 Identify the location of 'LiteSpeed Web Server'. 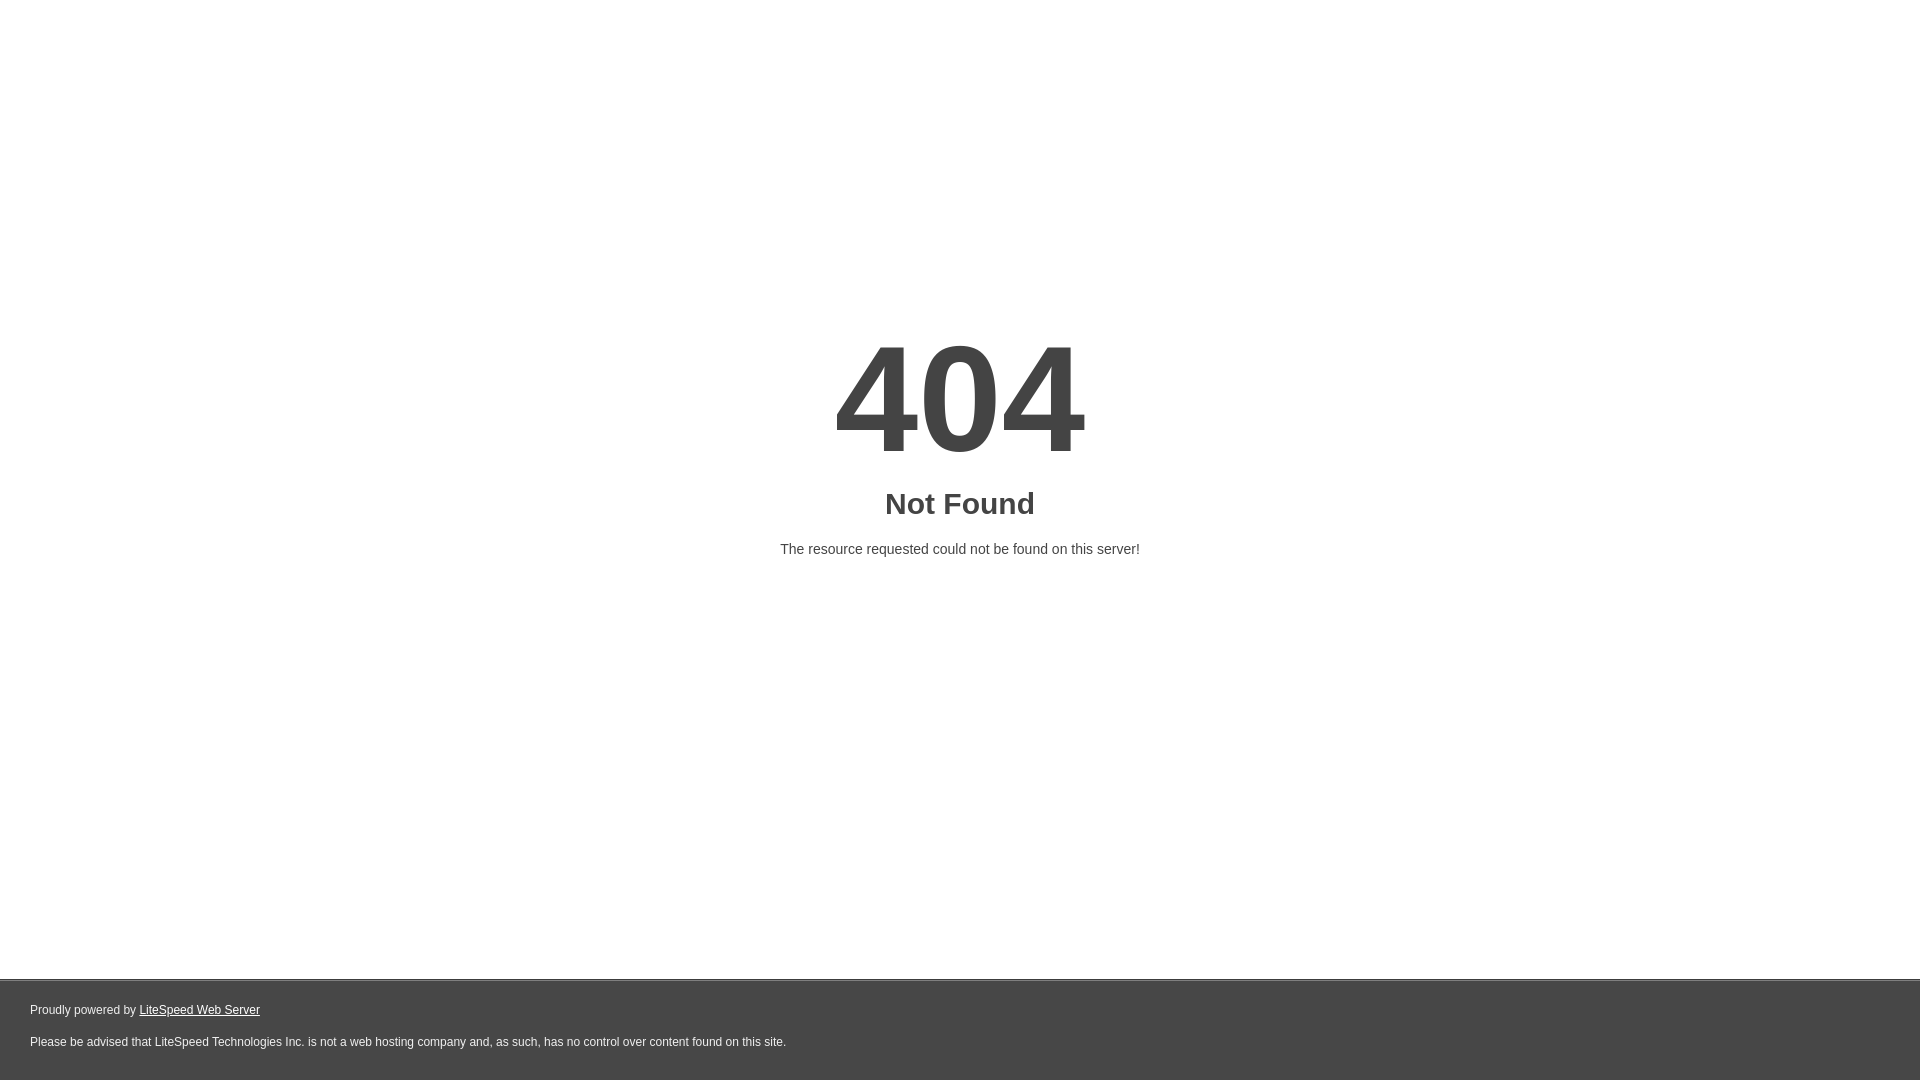
(199, 1010).